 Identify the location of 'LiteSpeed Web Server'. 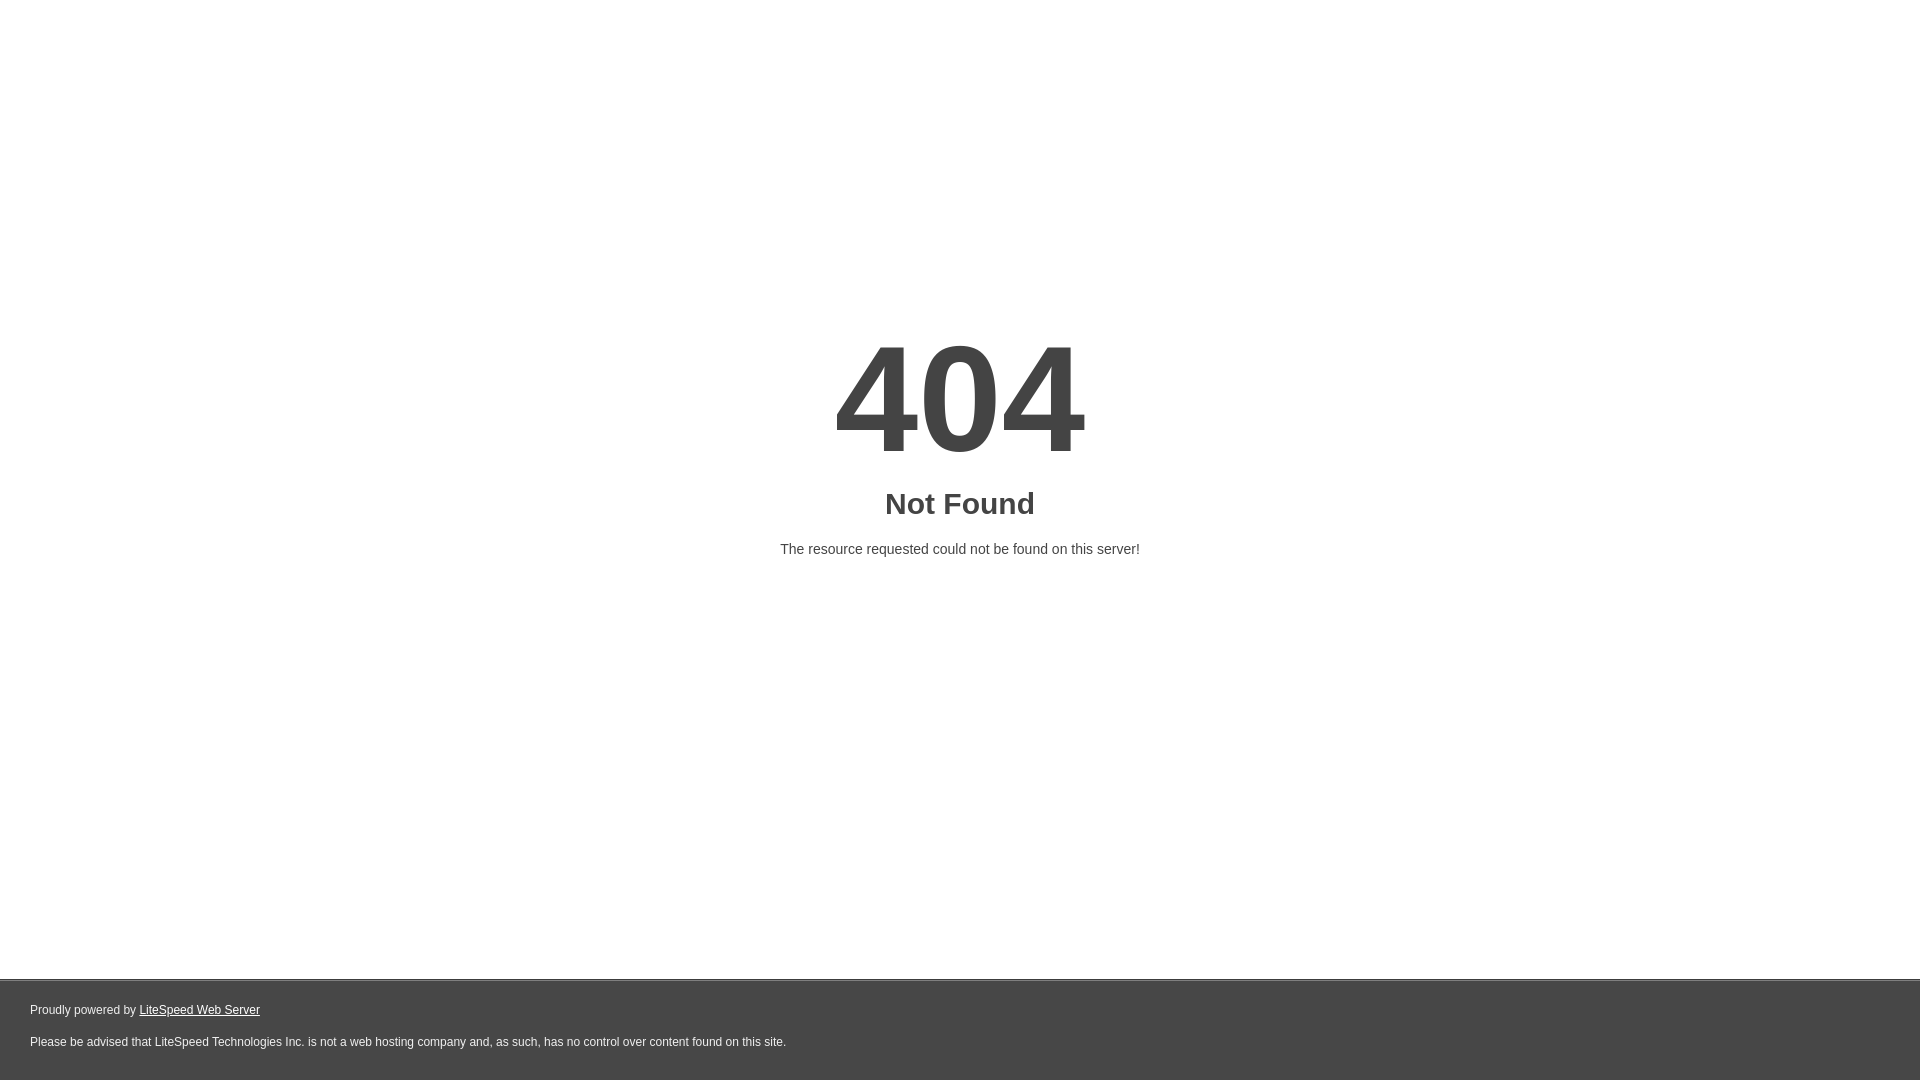
(199, 1010).